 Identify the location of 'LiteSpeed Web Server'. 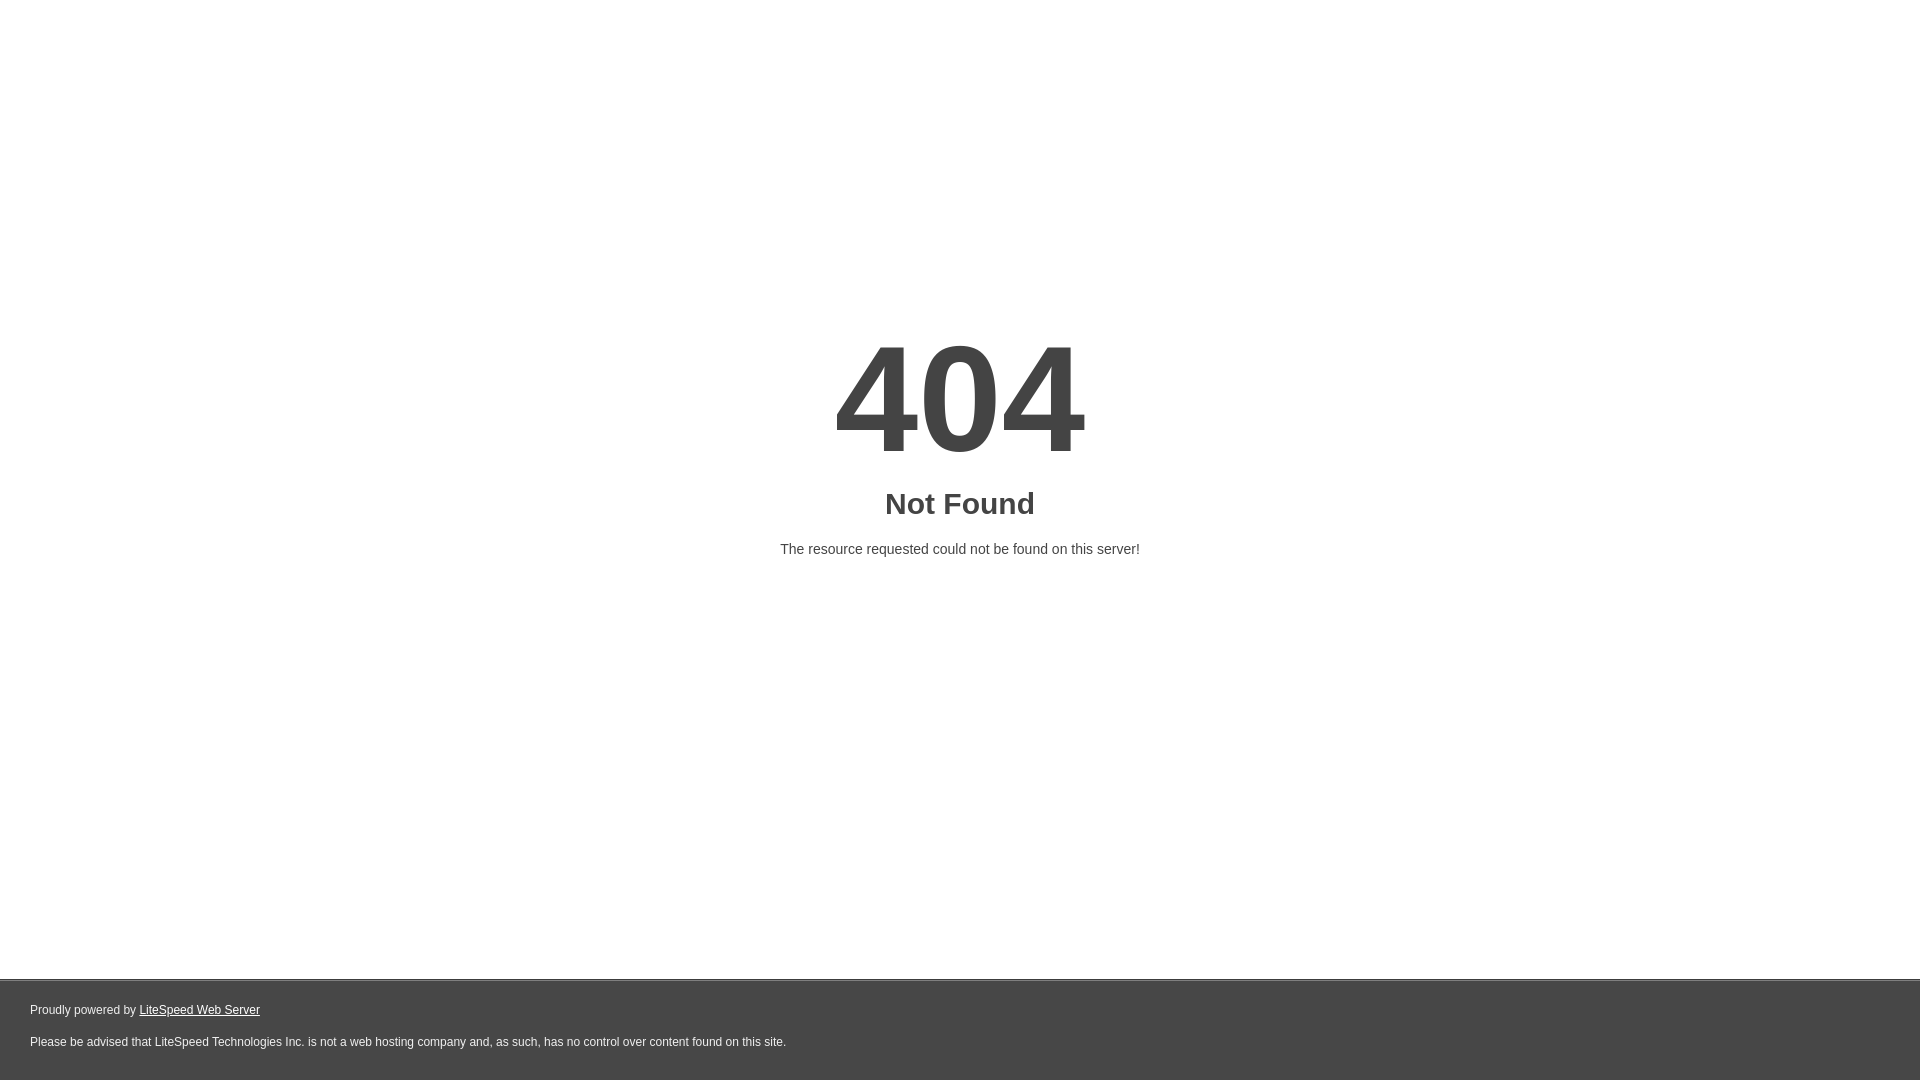
(199, 1010).